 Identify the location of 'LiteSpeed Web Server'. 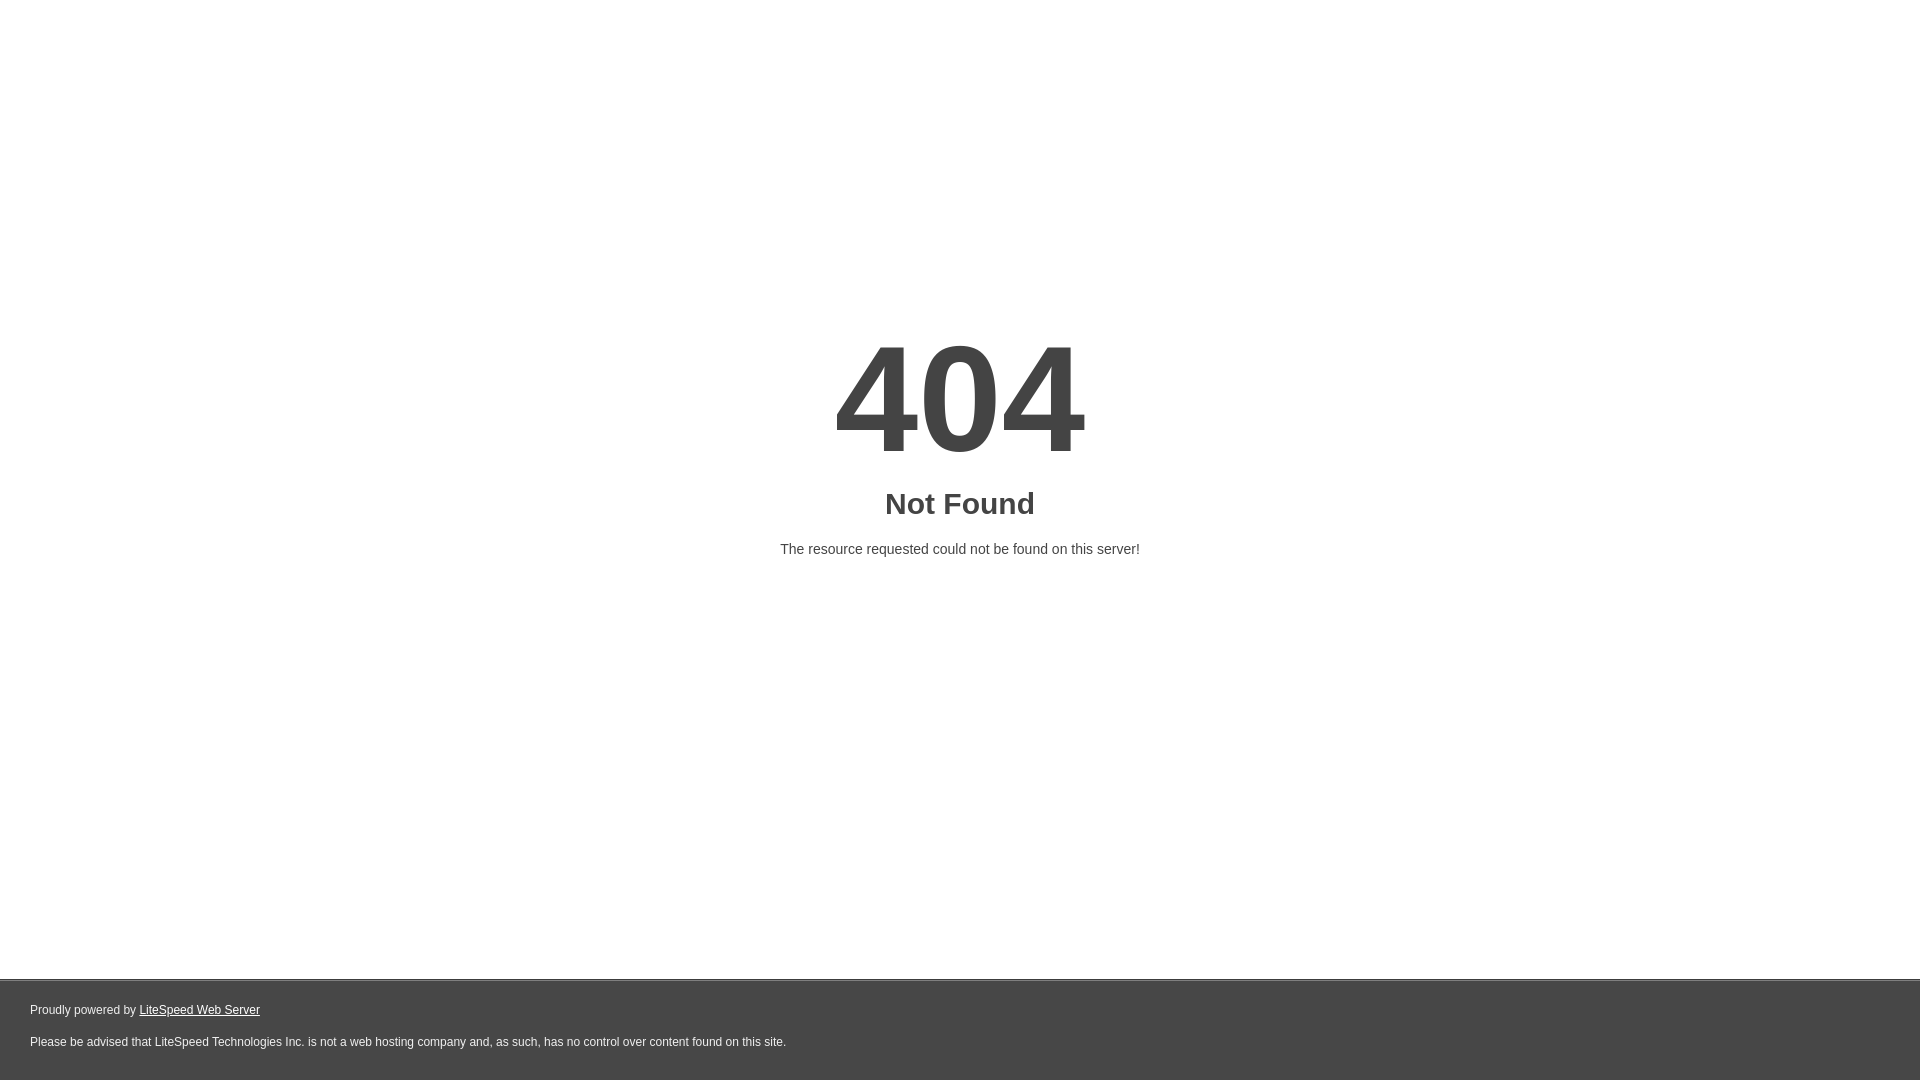
(199, 1010).